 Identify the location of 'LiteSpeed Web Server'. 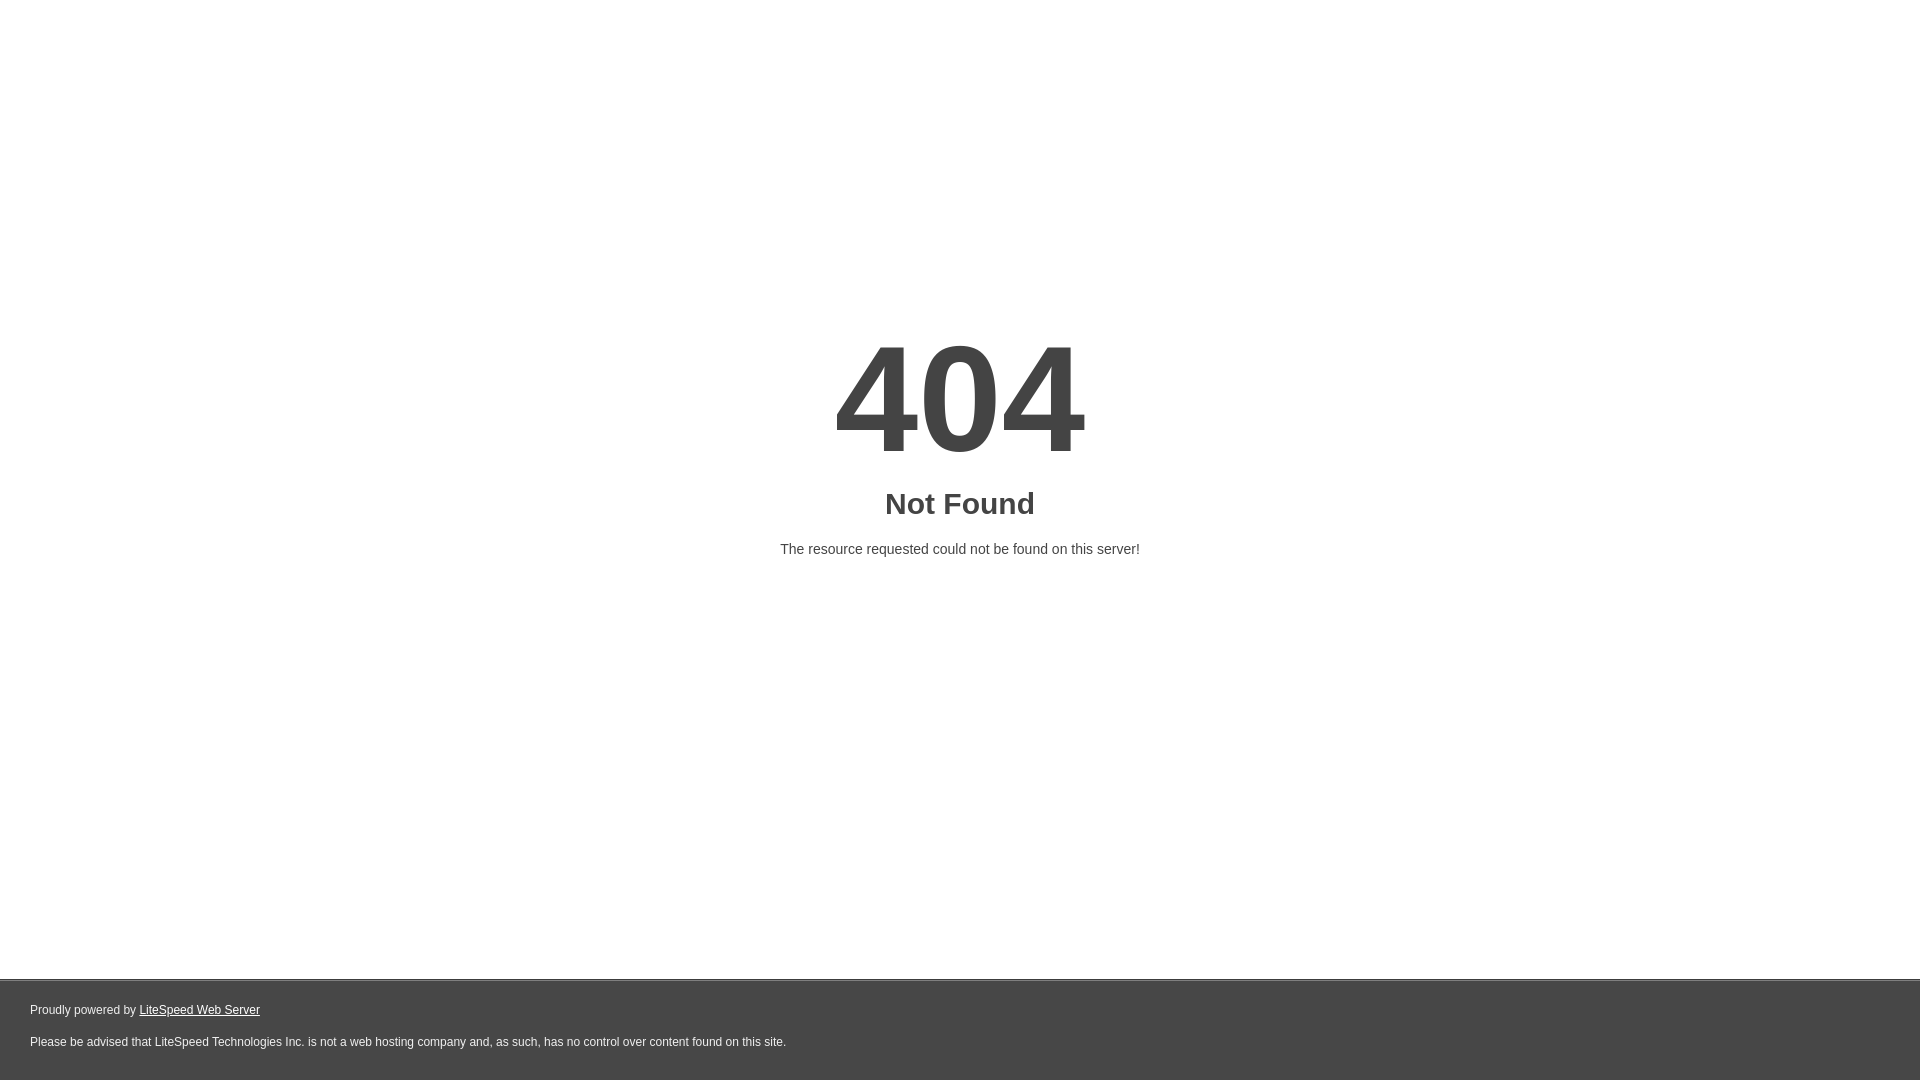
(199, 1010).